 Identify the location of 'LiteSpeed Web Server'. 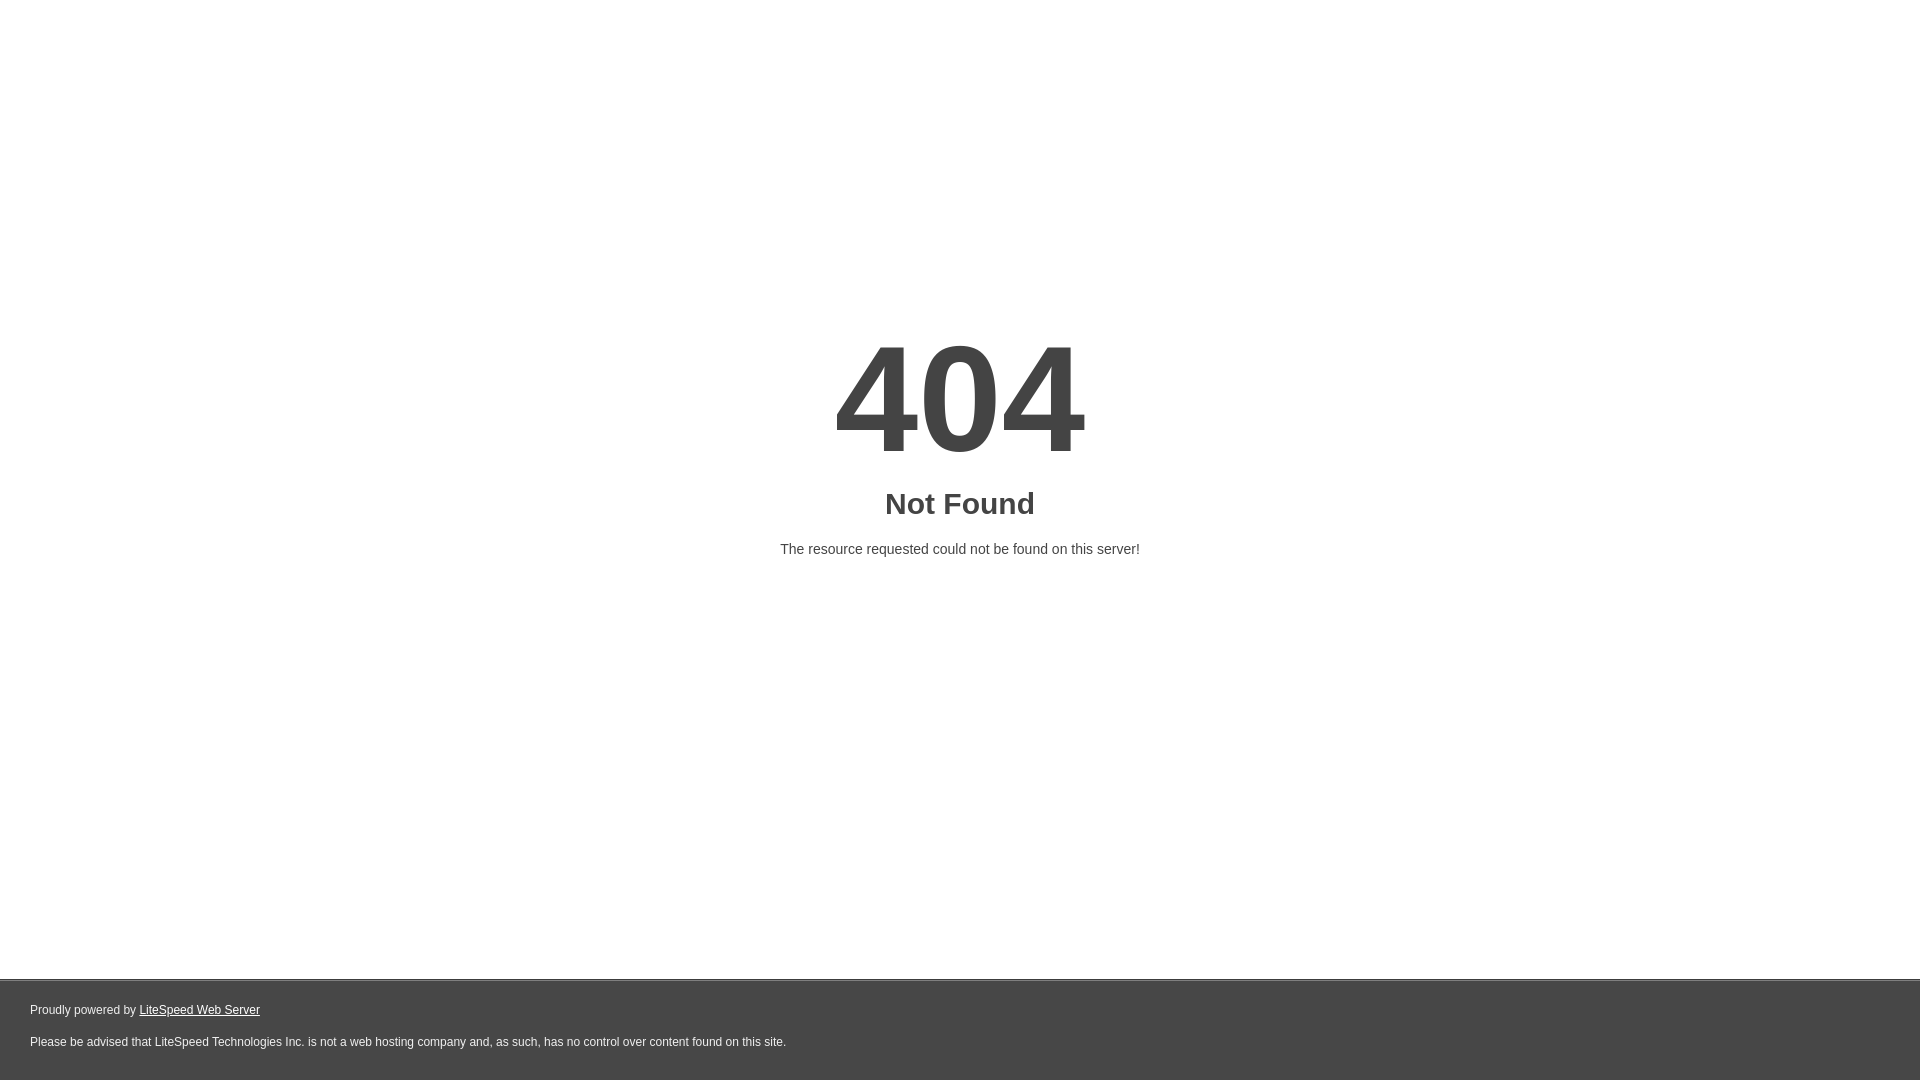
(199, 1010).